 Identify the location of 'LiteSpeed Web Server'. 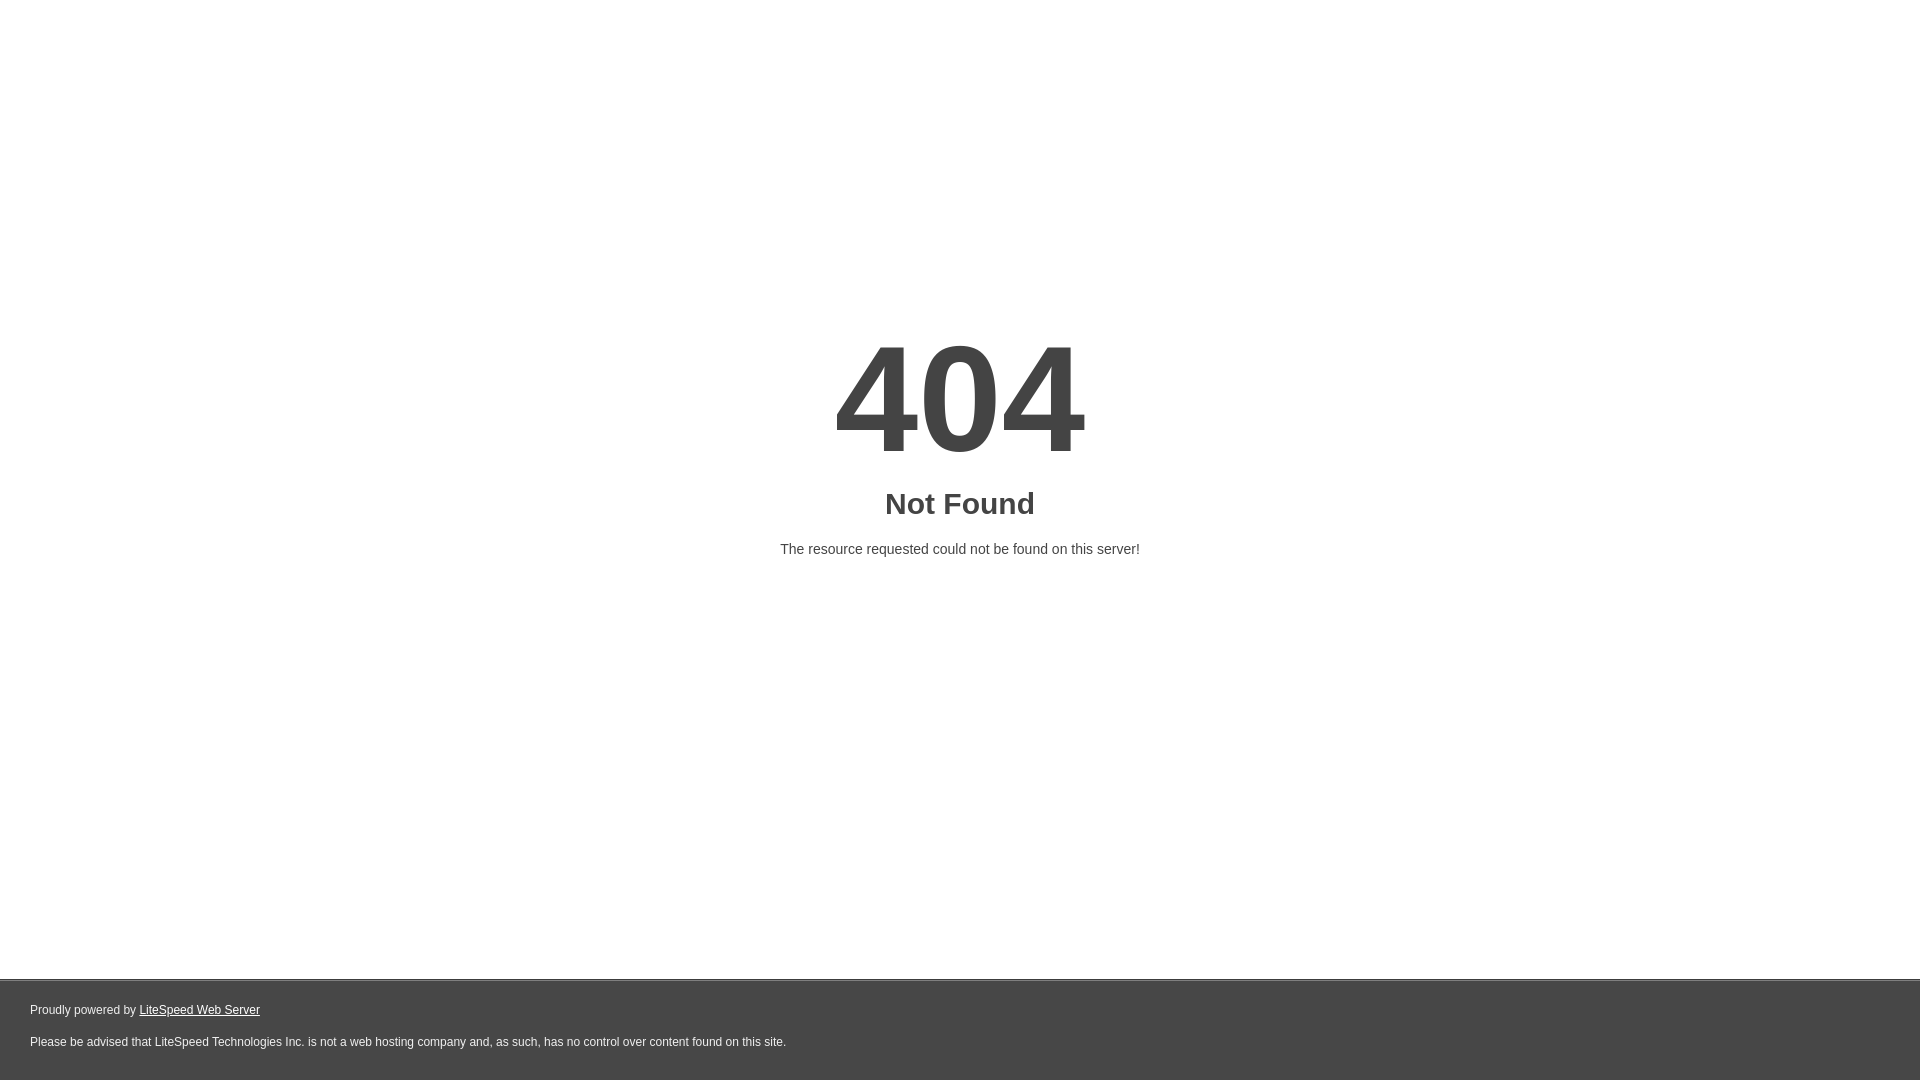
(199, 1010).